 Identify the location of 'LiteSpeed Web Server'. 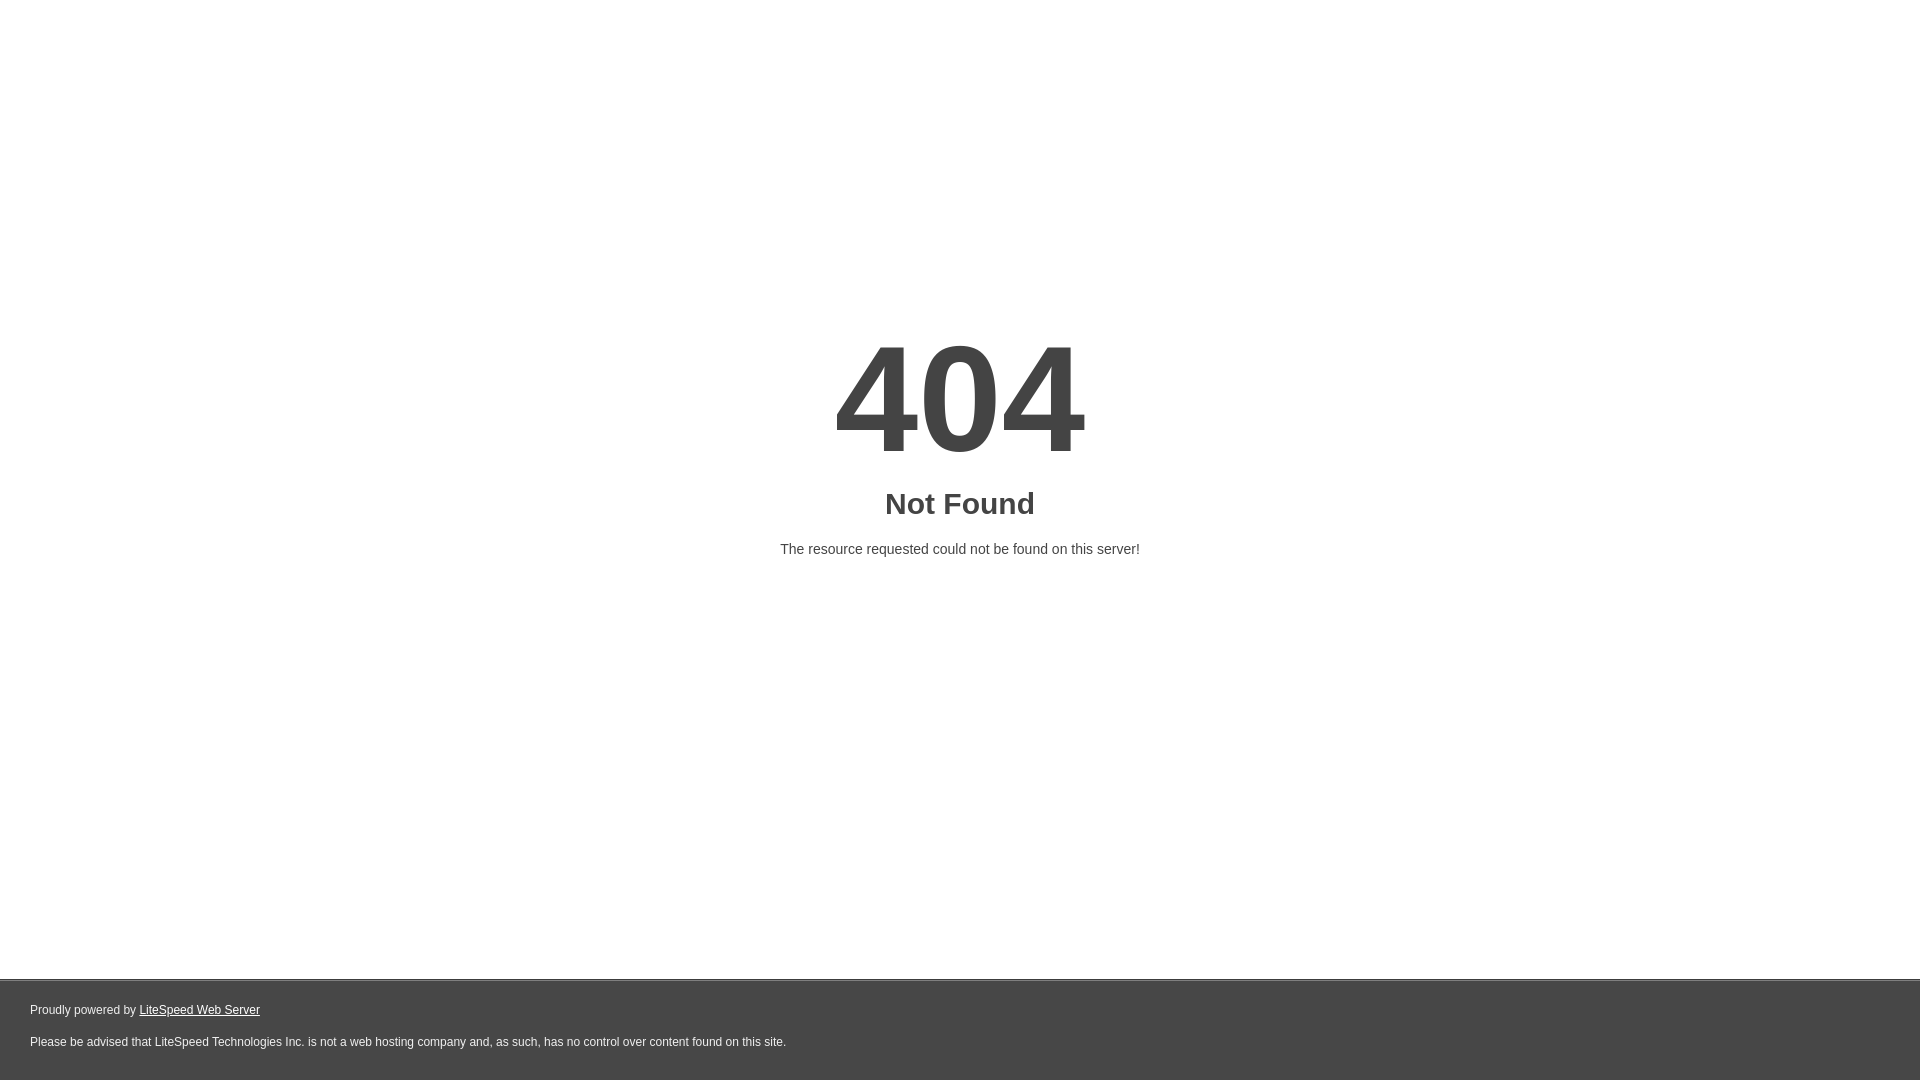
(199, 1010).